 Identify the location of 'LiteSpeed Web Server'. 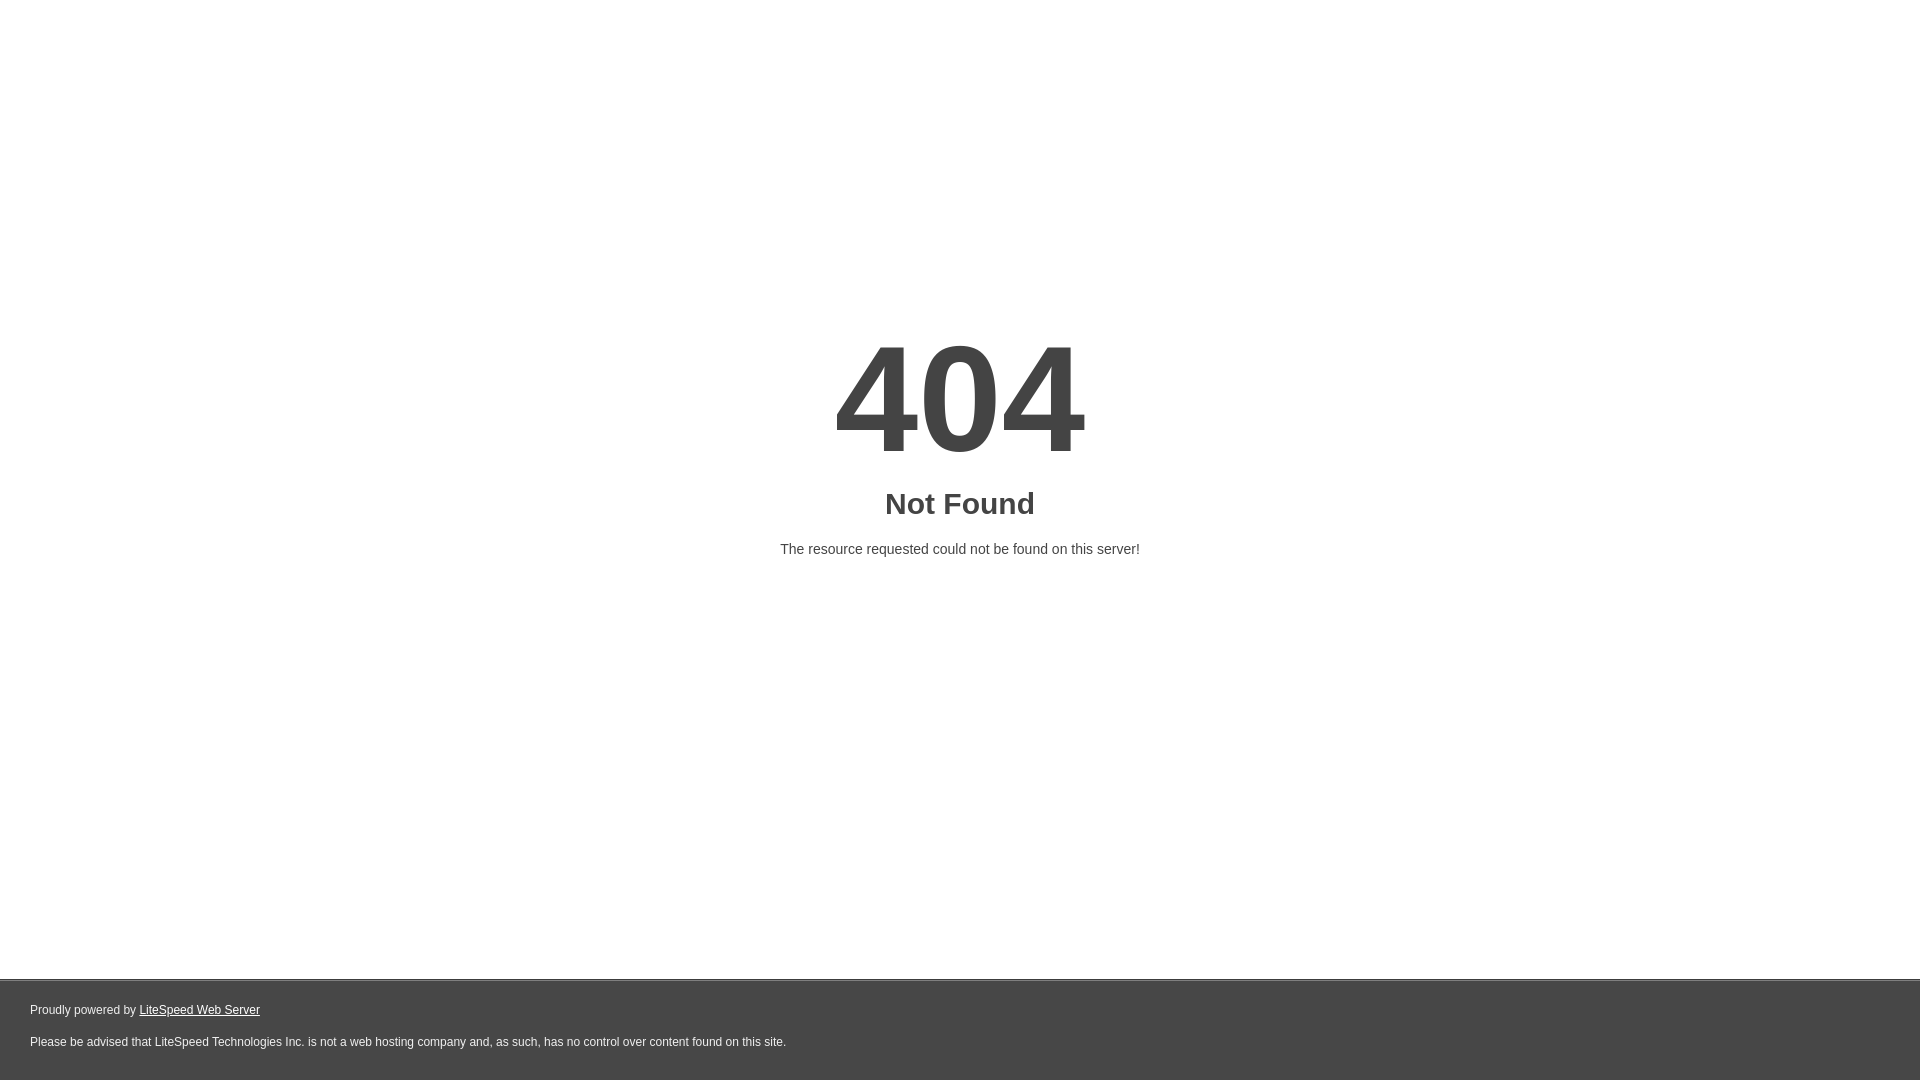
(199, 1010).